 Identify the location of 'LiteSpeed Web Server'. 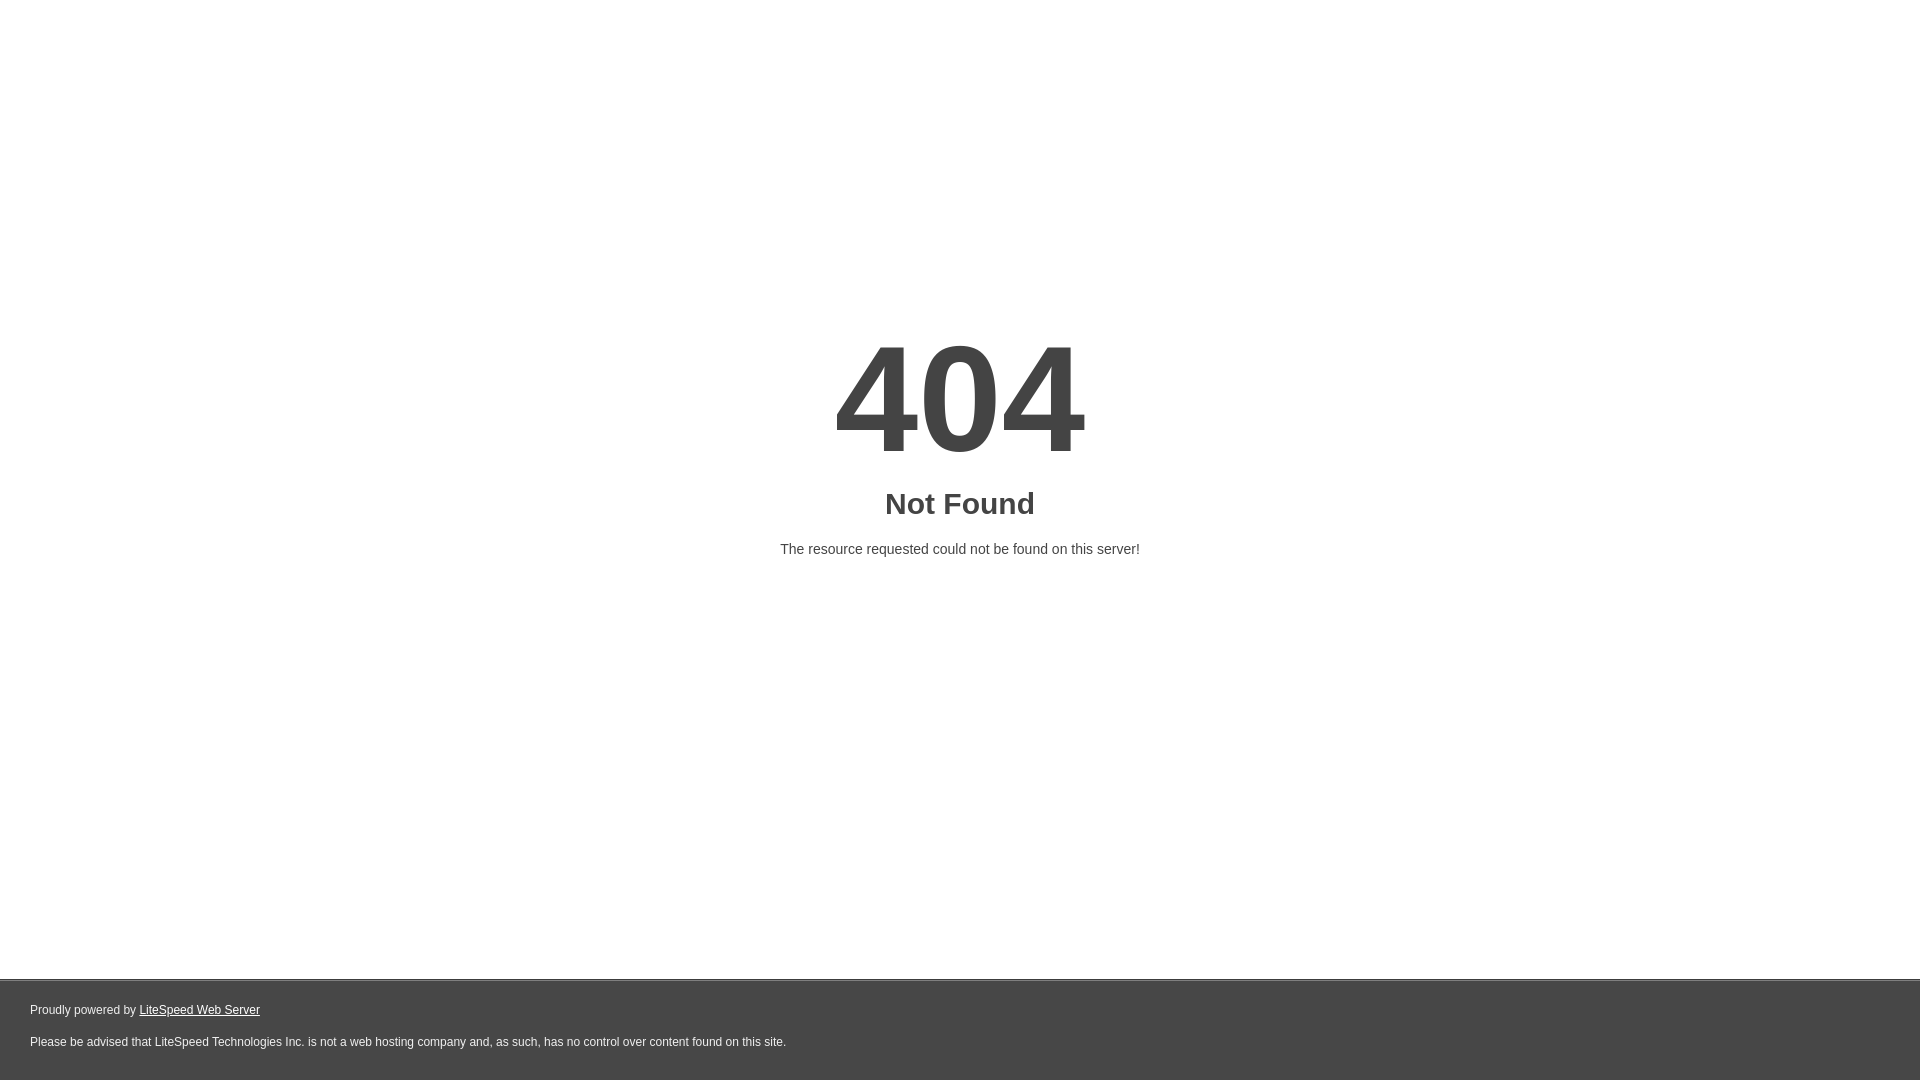
(199, 1010).